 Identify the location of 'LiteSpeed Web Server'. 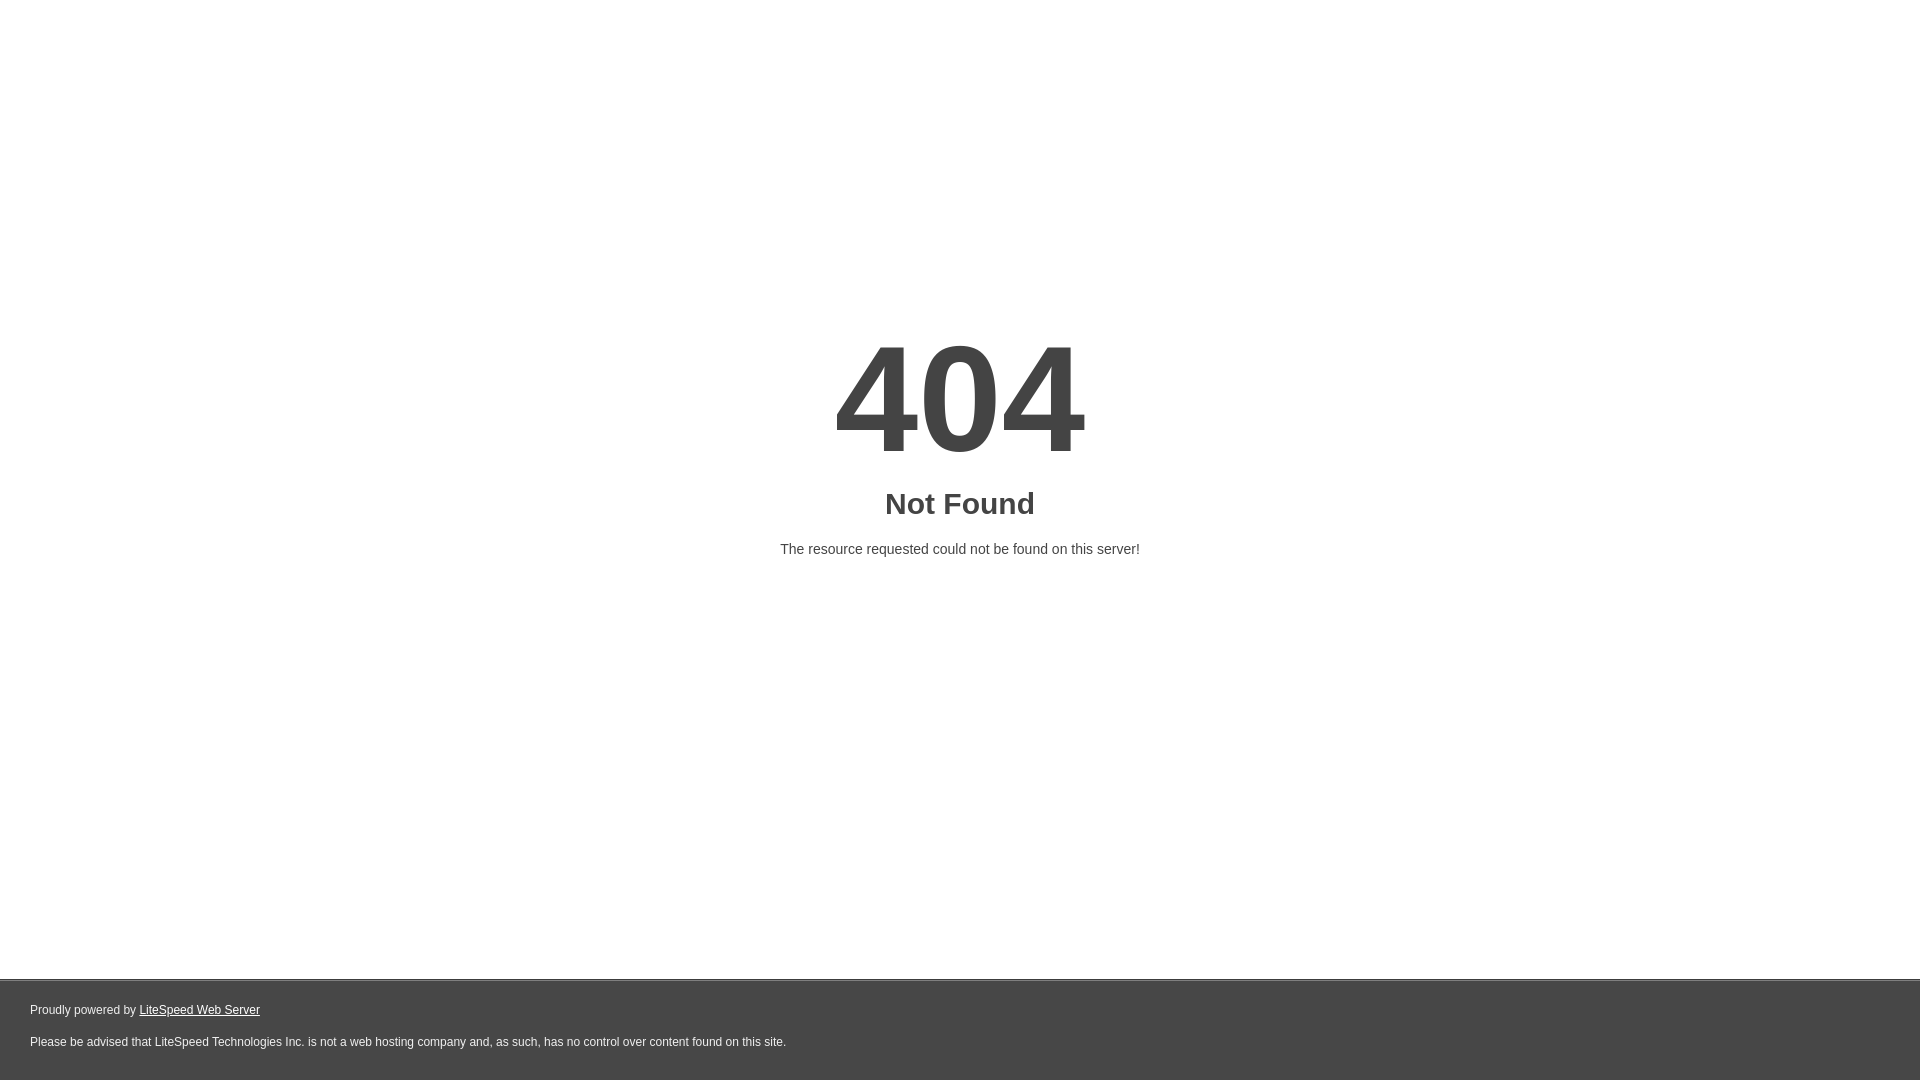
(199, 1010).